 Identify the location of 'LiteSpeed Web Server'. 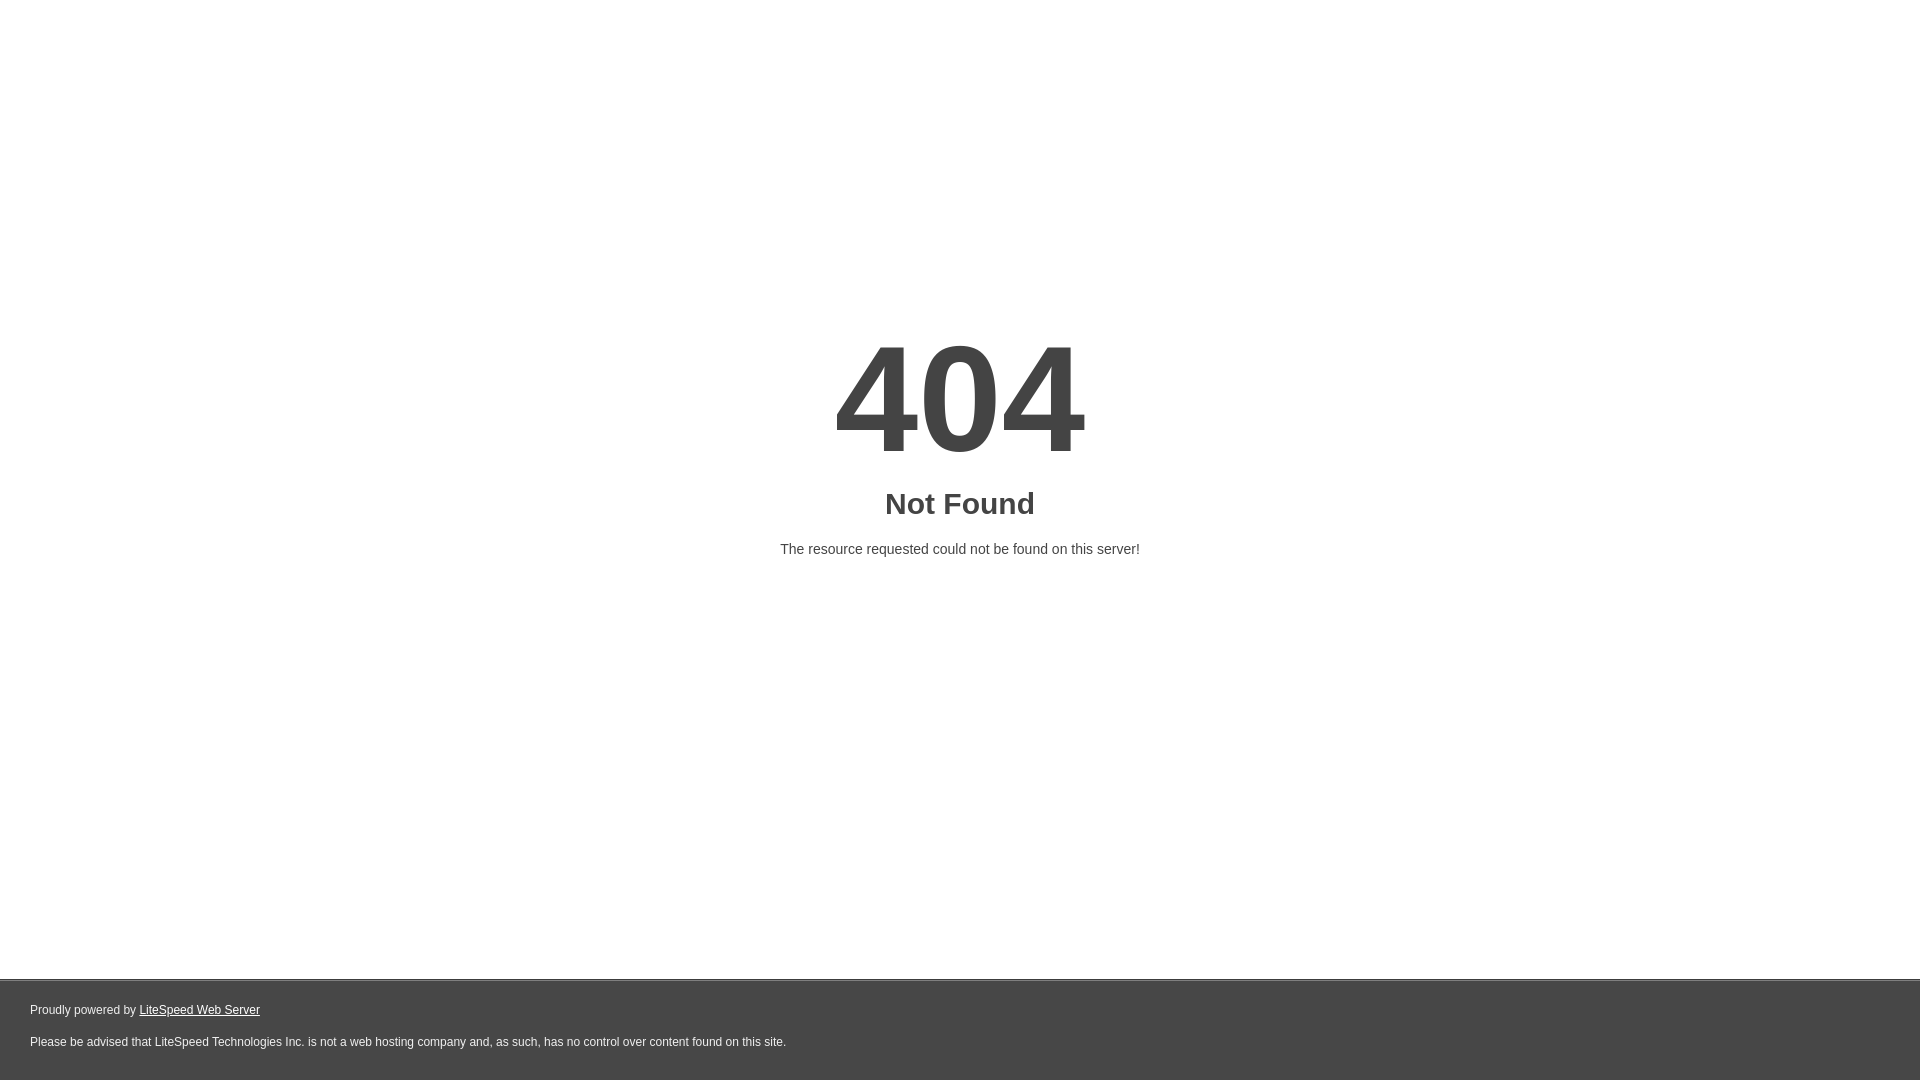
(199, 1010).